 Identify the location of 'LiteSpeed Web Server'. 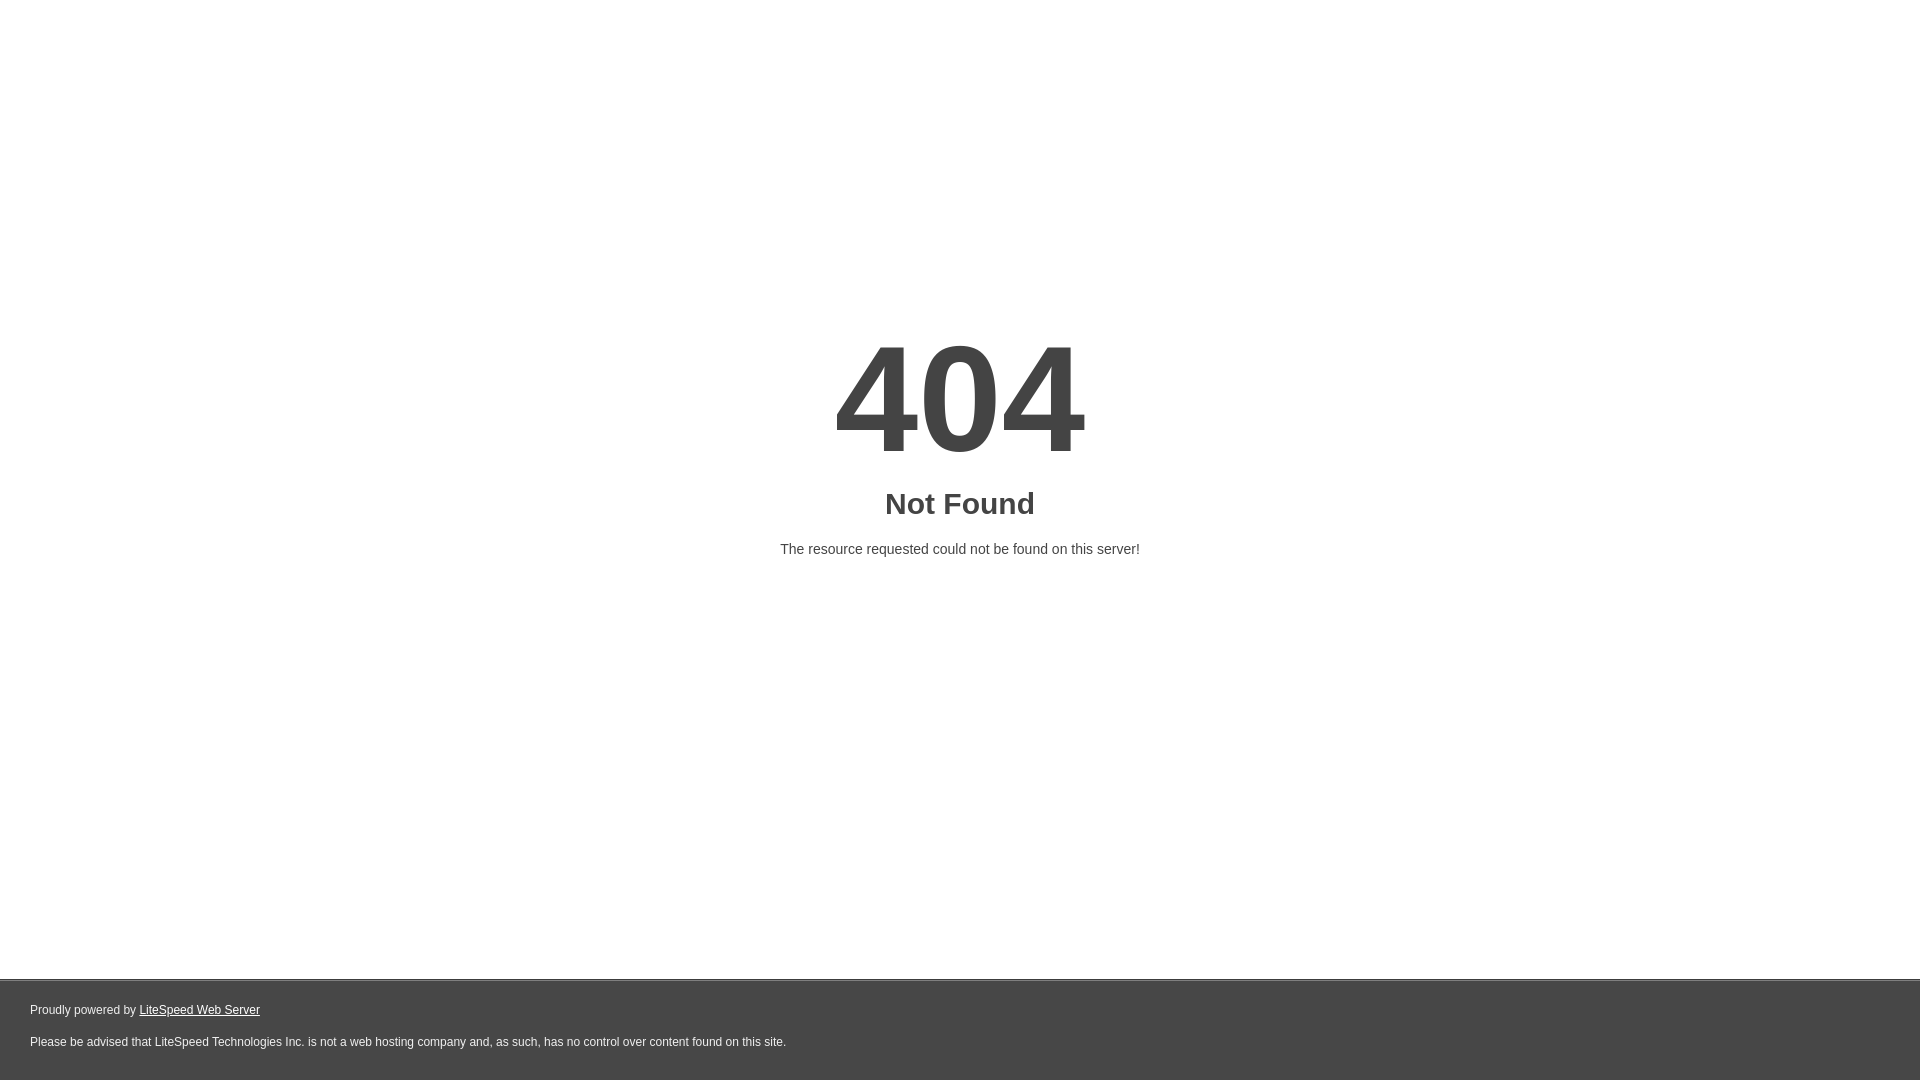
(199, 1010).